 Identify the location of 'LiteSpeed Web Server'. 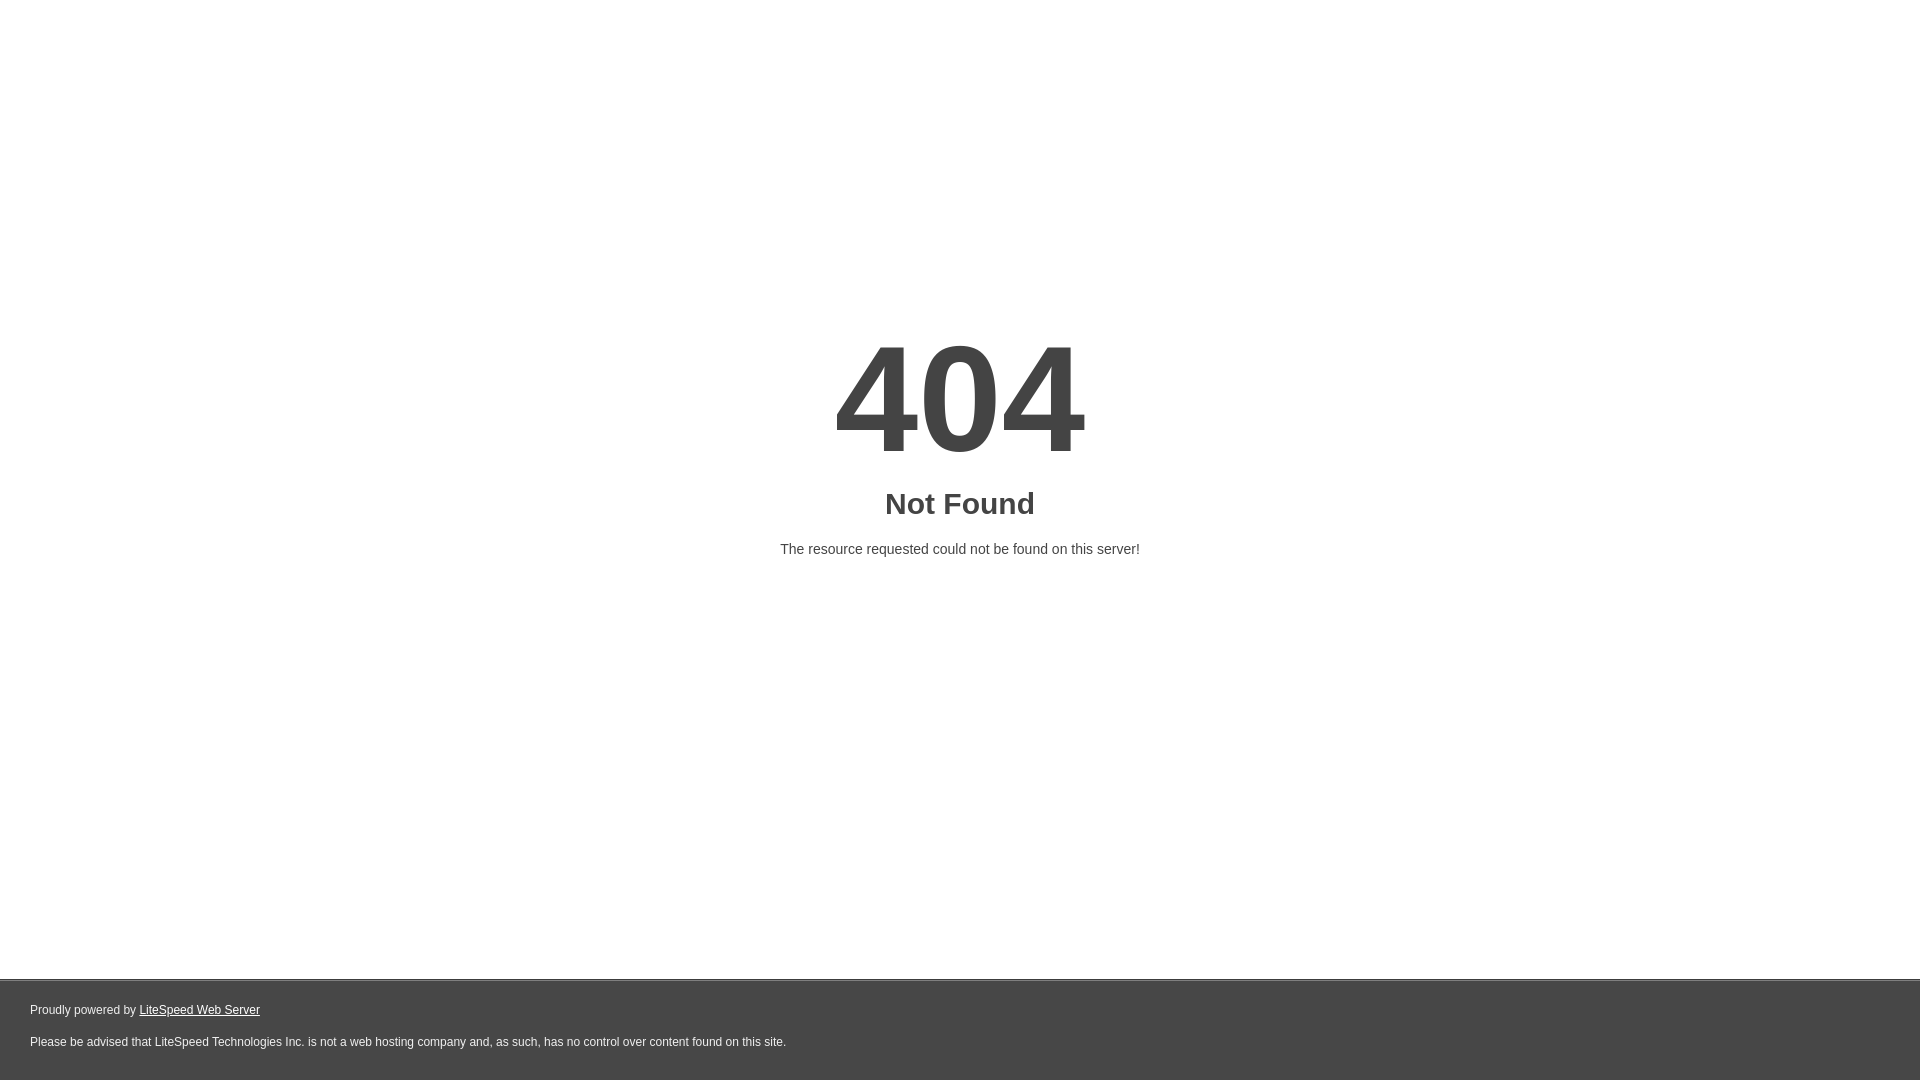
(199, 1010).